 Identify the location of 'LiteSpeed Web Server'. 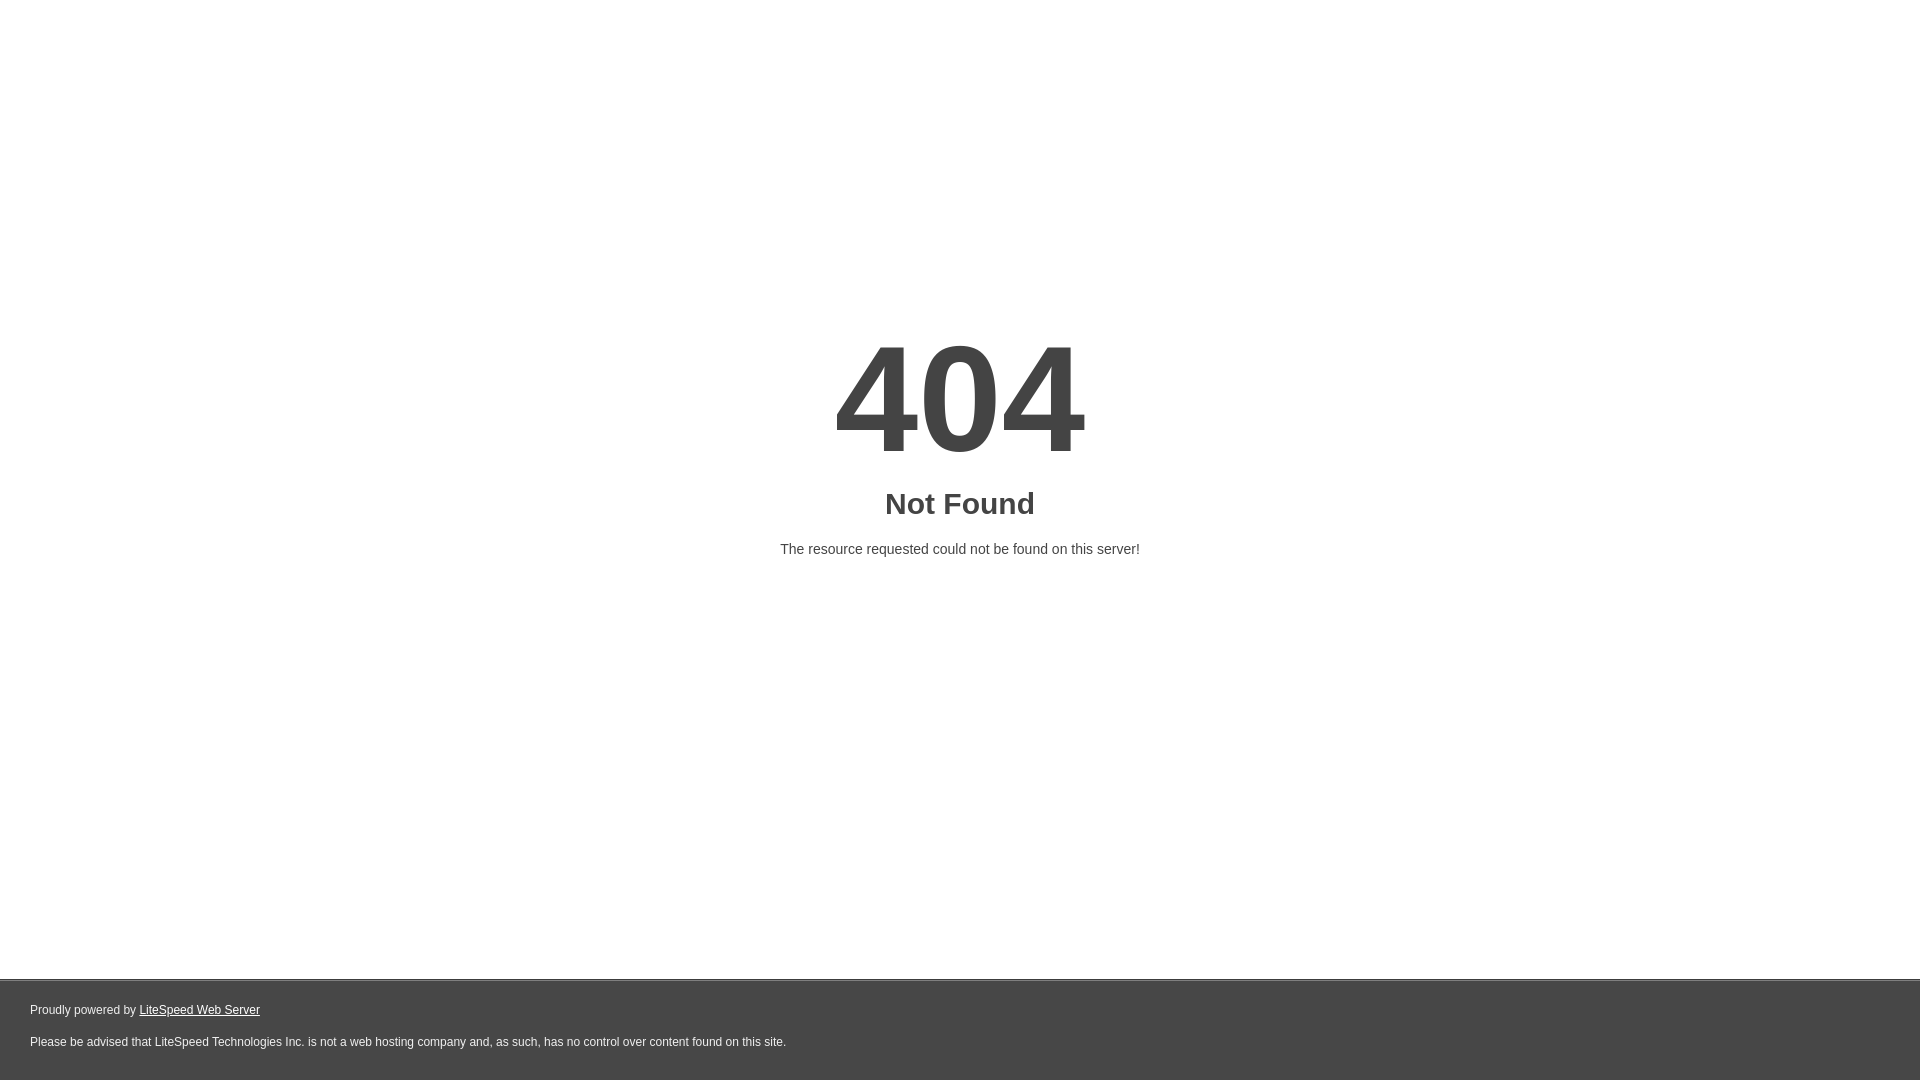
(199, 1010).